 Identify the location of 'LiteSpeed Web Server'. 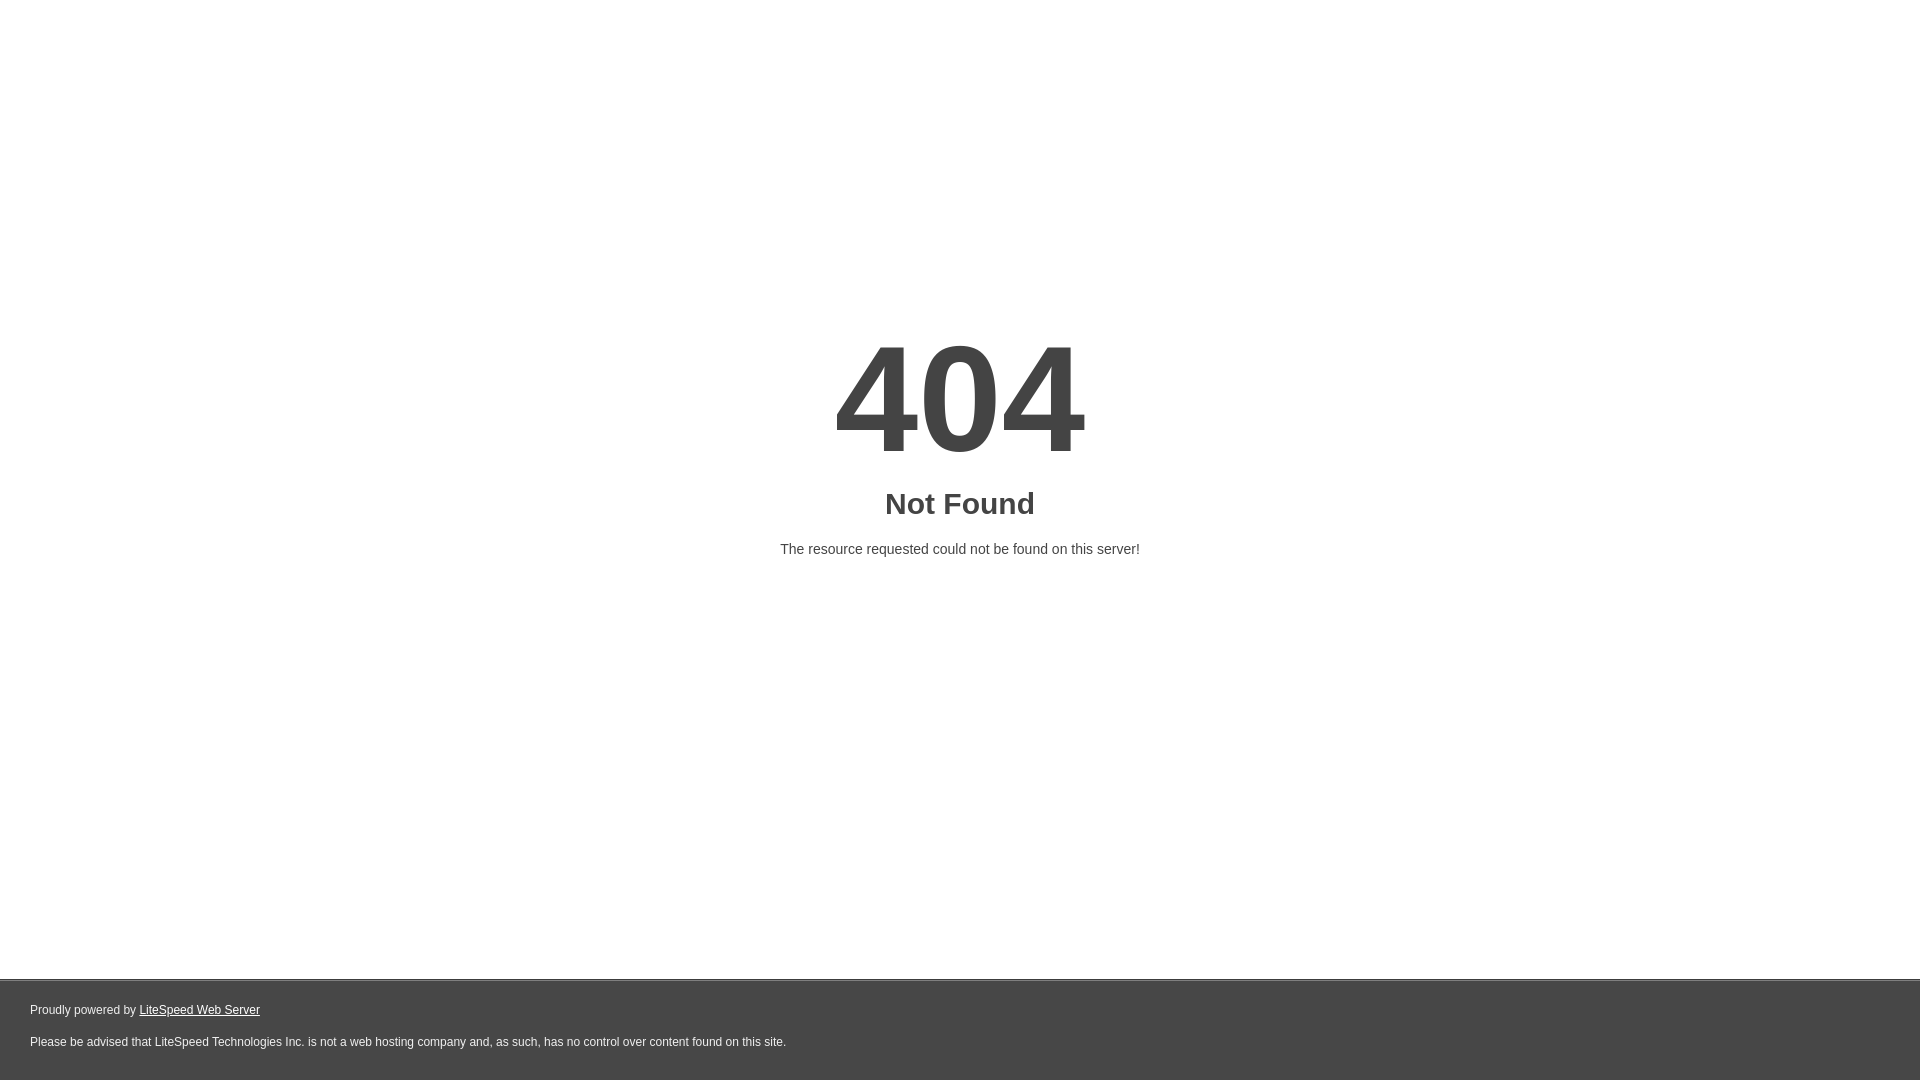
(199, 1010).